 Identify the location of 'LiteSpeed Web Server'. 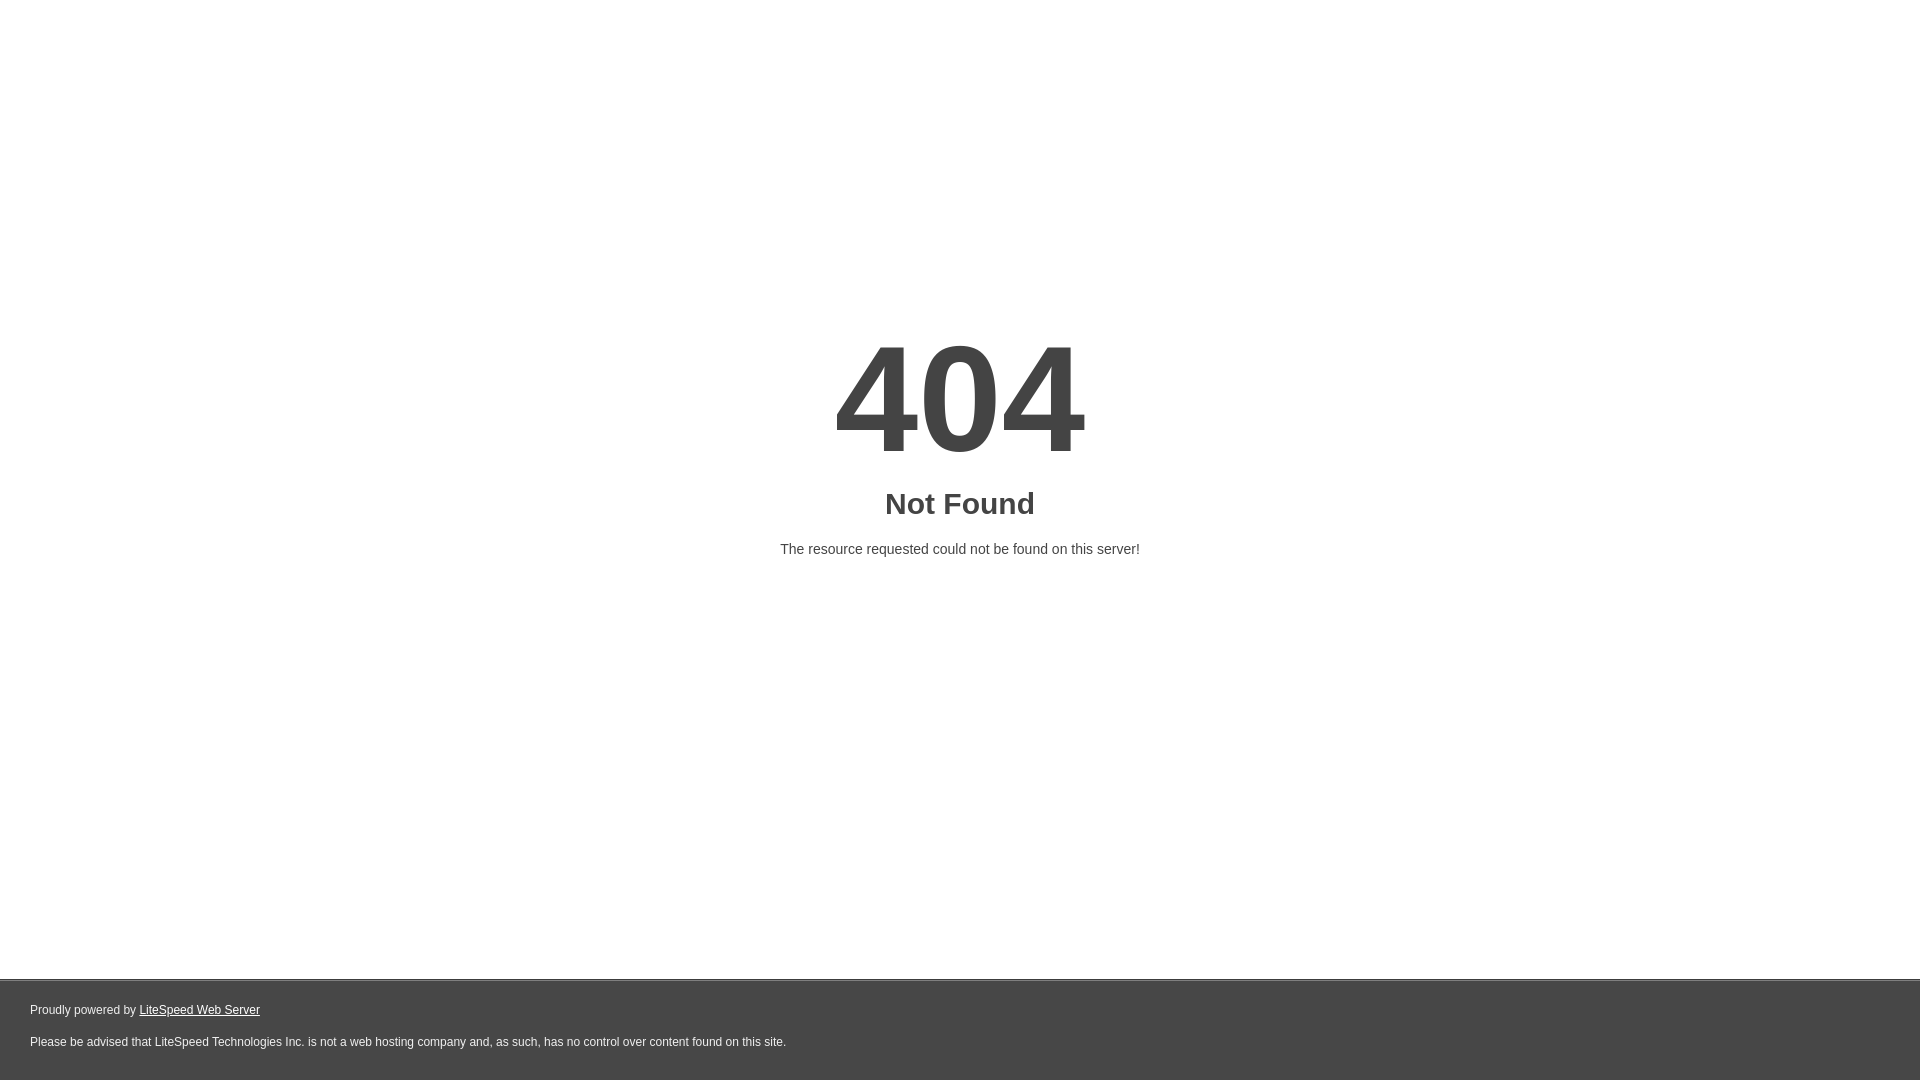
(199, 1010).